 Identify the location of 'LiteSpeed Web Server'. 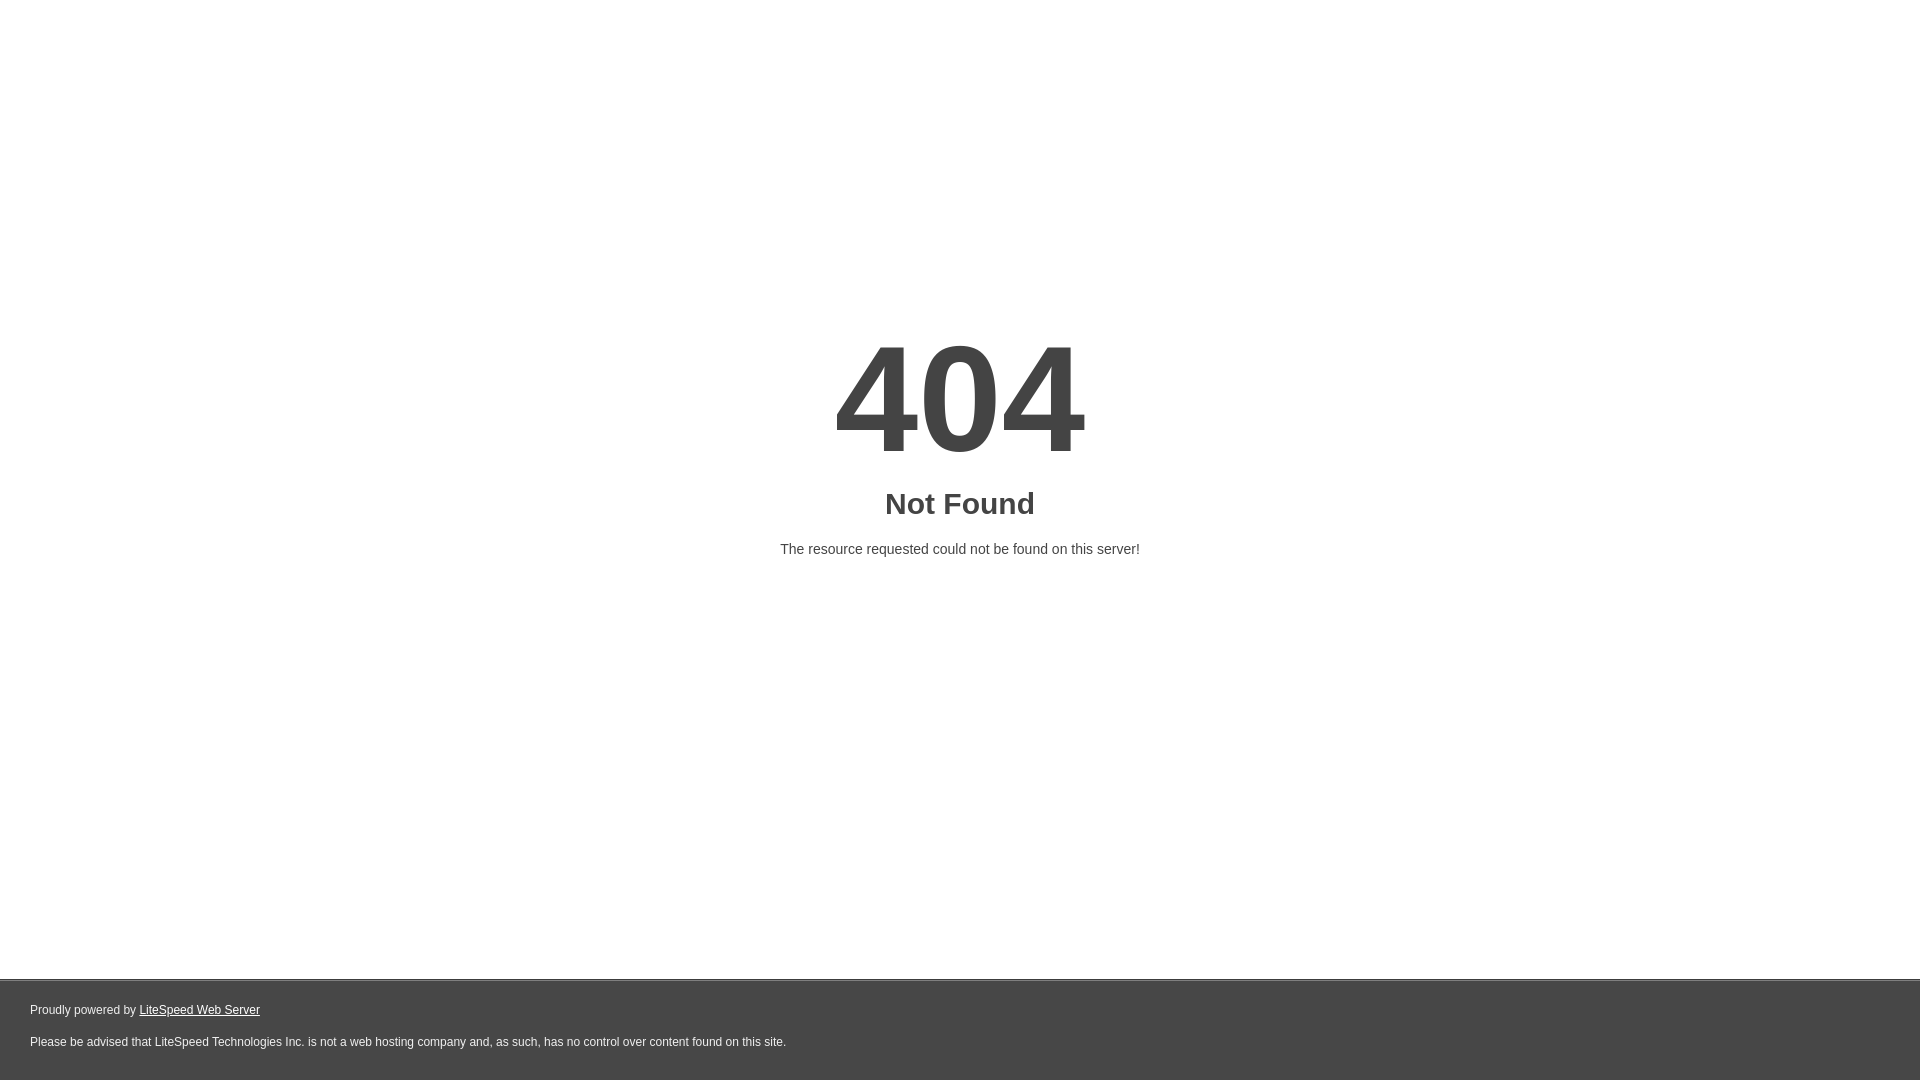
(199, 1010).